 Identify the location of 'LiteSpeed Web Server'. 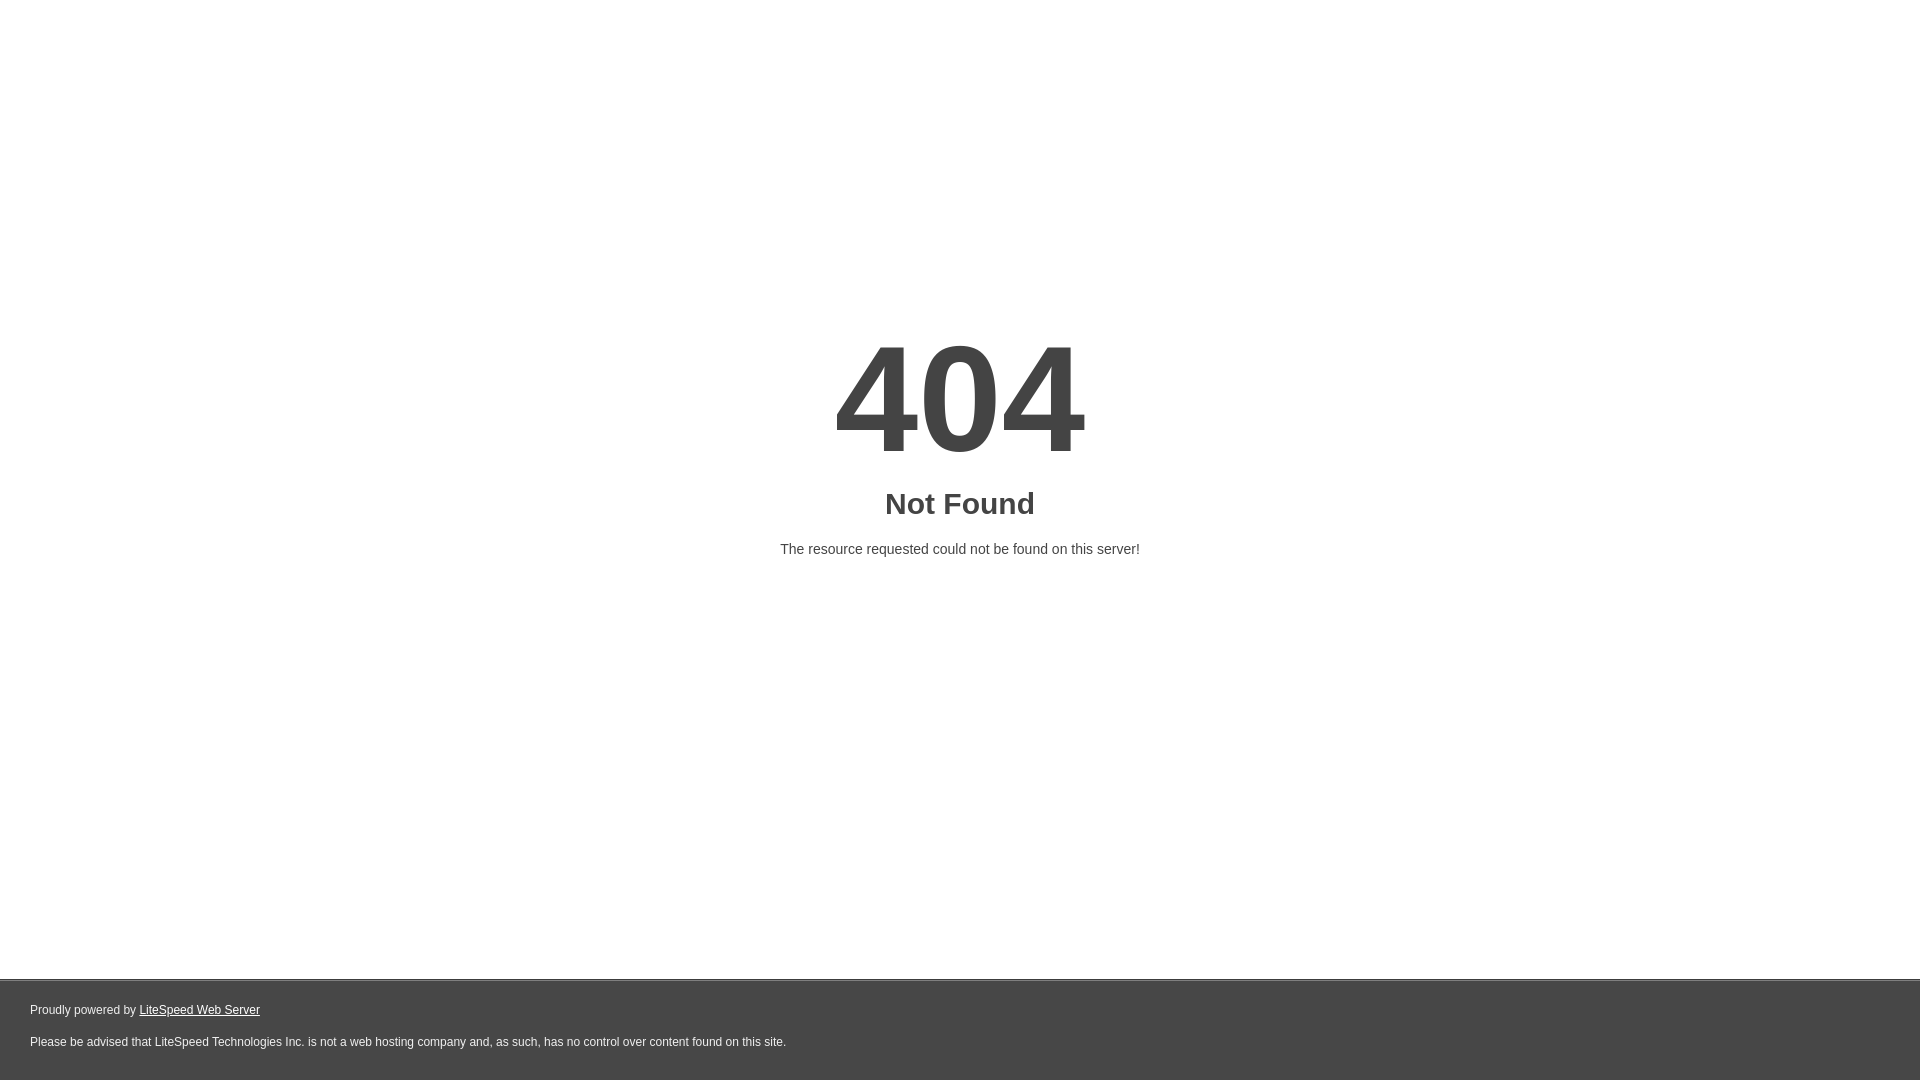
(199, 1010).